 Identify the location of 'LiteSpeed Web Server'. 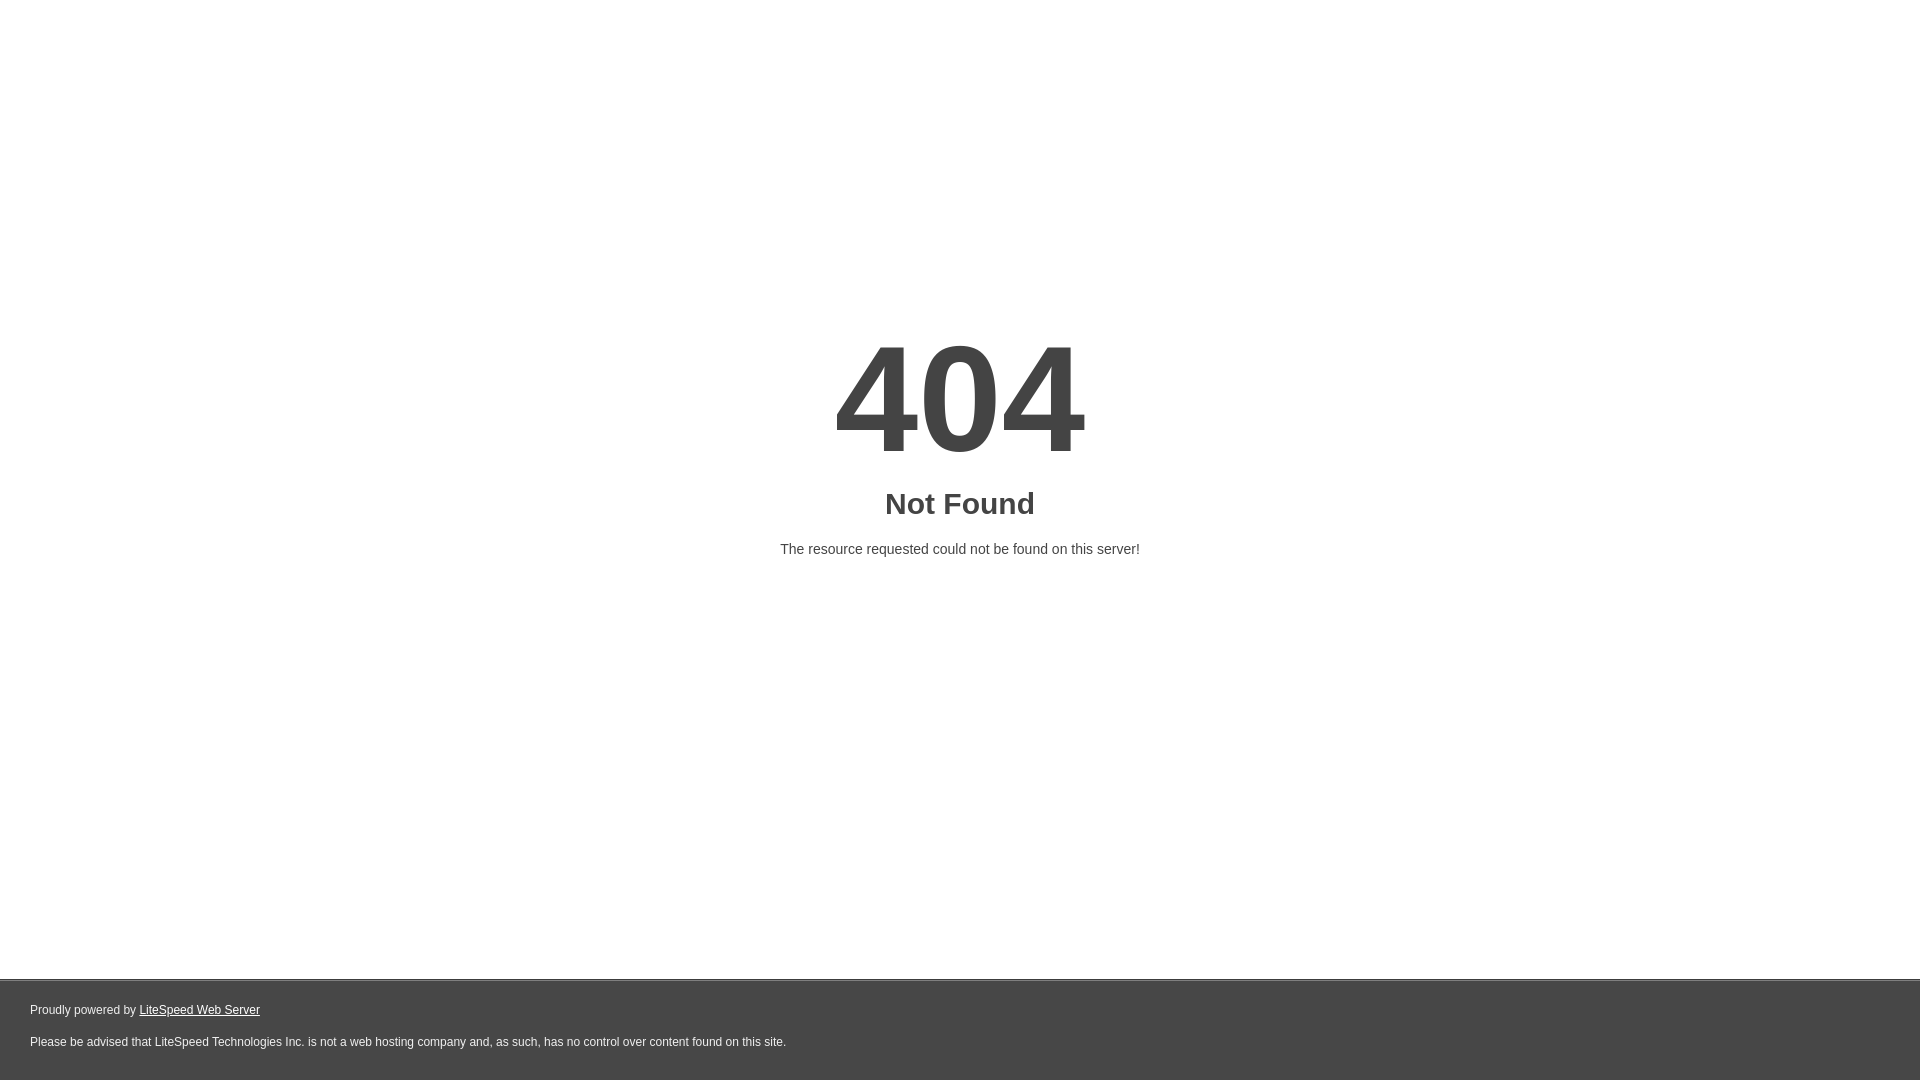
(199, 1010).